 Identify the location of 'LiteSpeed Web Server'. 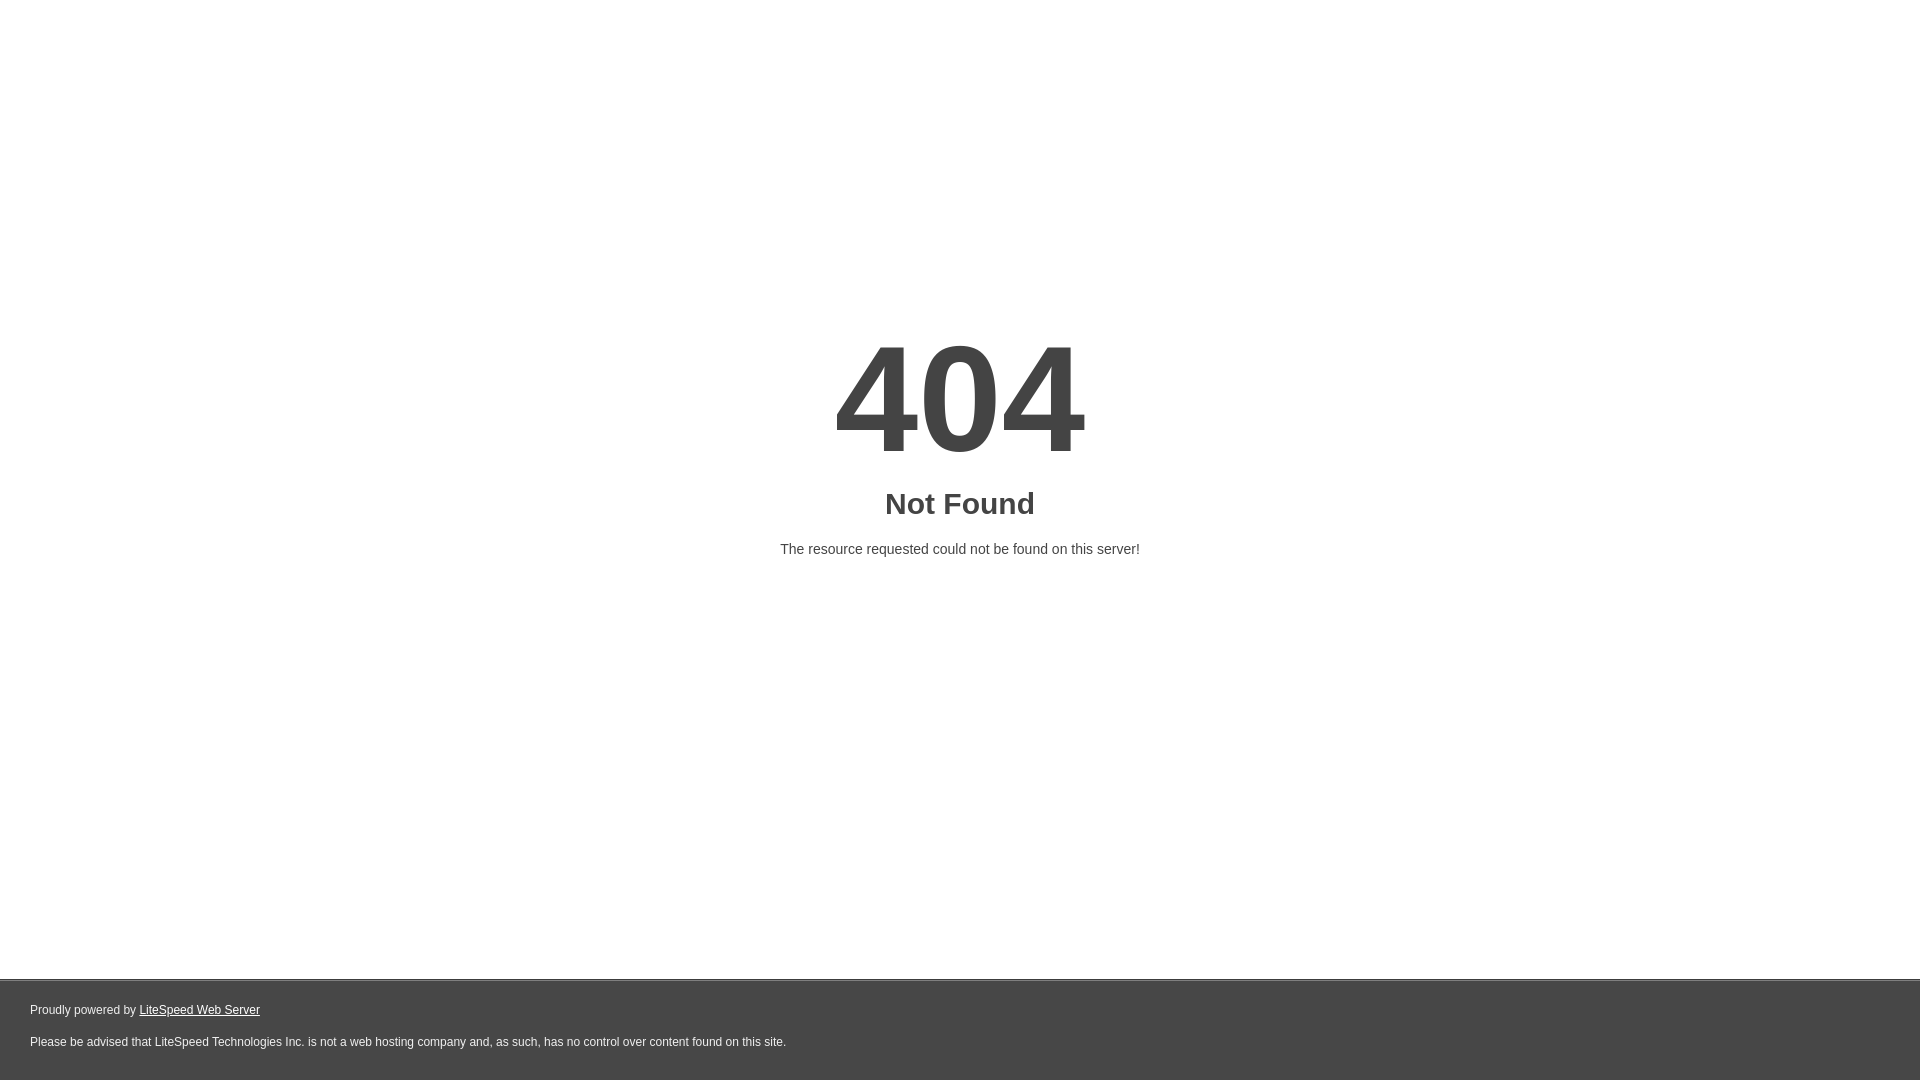
(199, 1010).